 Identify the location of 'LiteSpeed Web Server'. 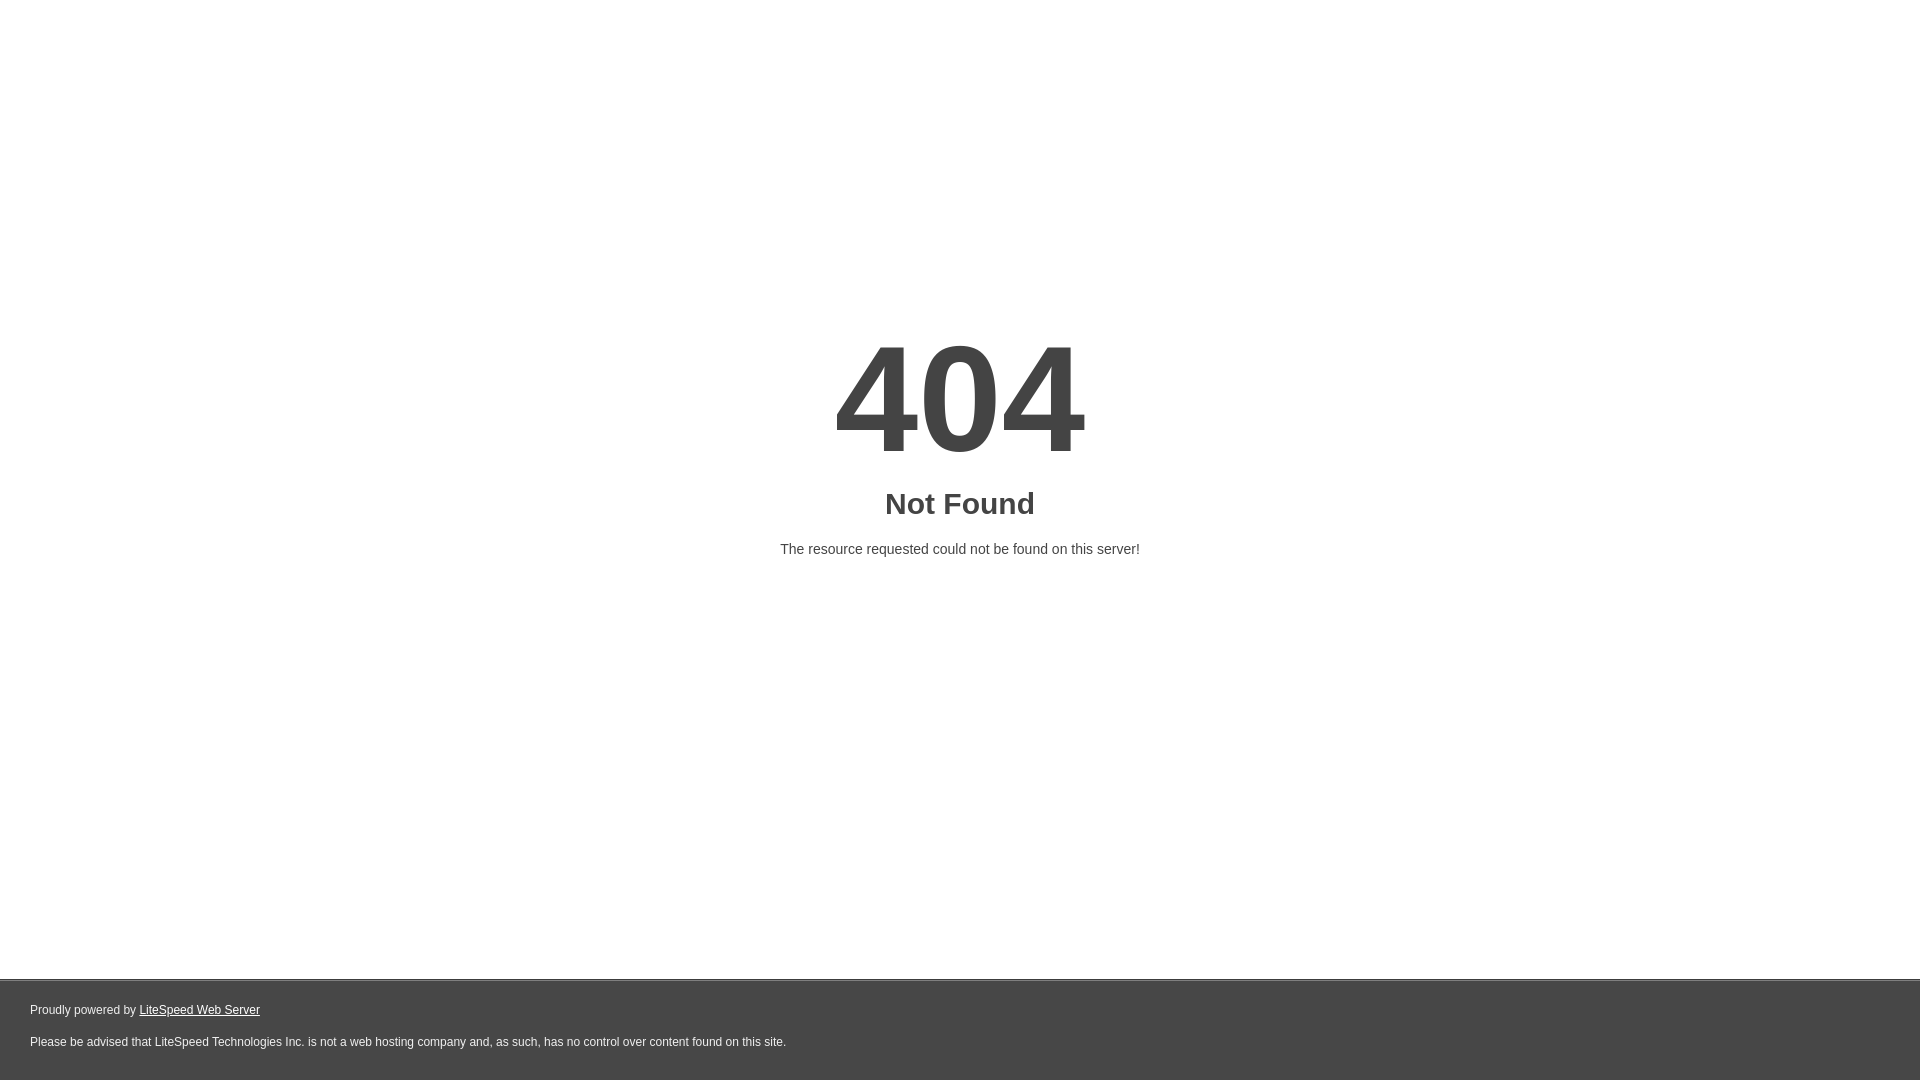
(199, 1010).